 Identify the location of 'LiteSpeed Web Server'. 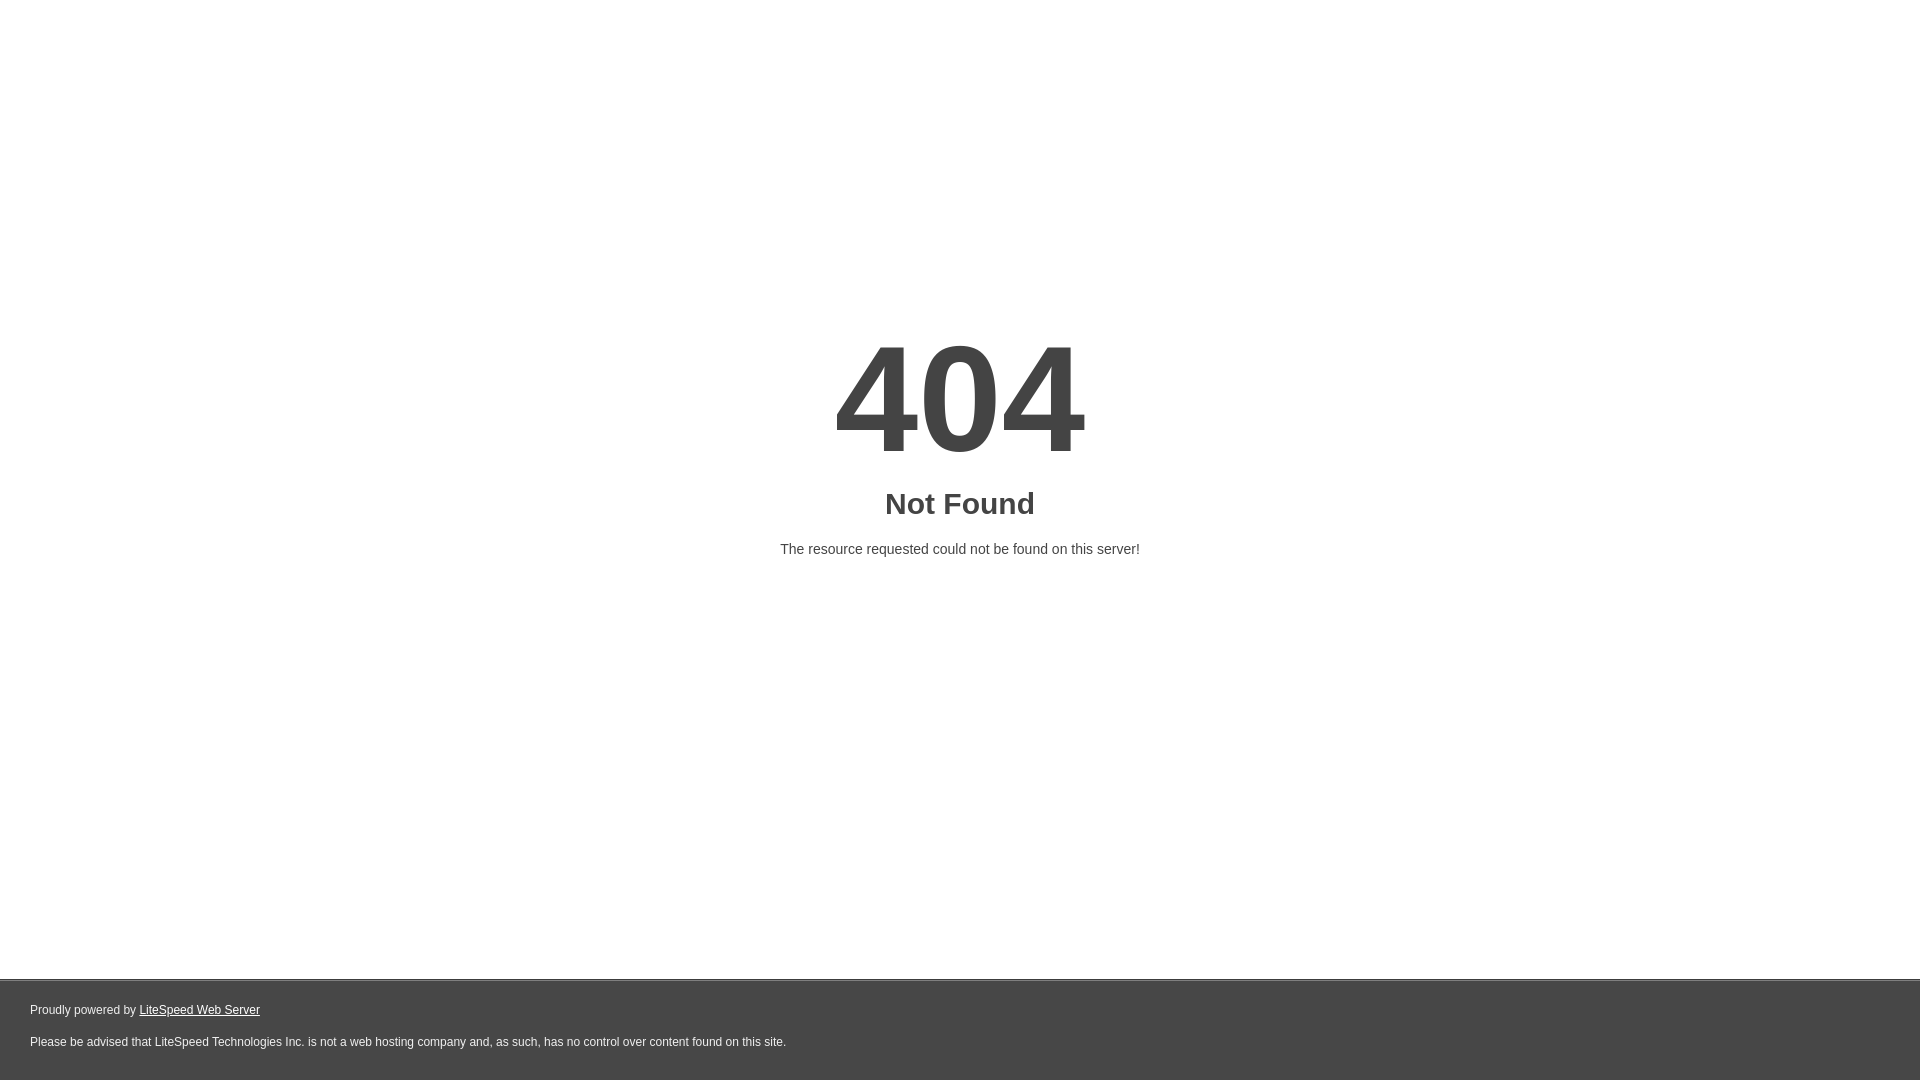
(199, 1010).